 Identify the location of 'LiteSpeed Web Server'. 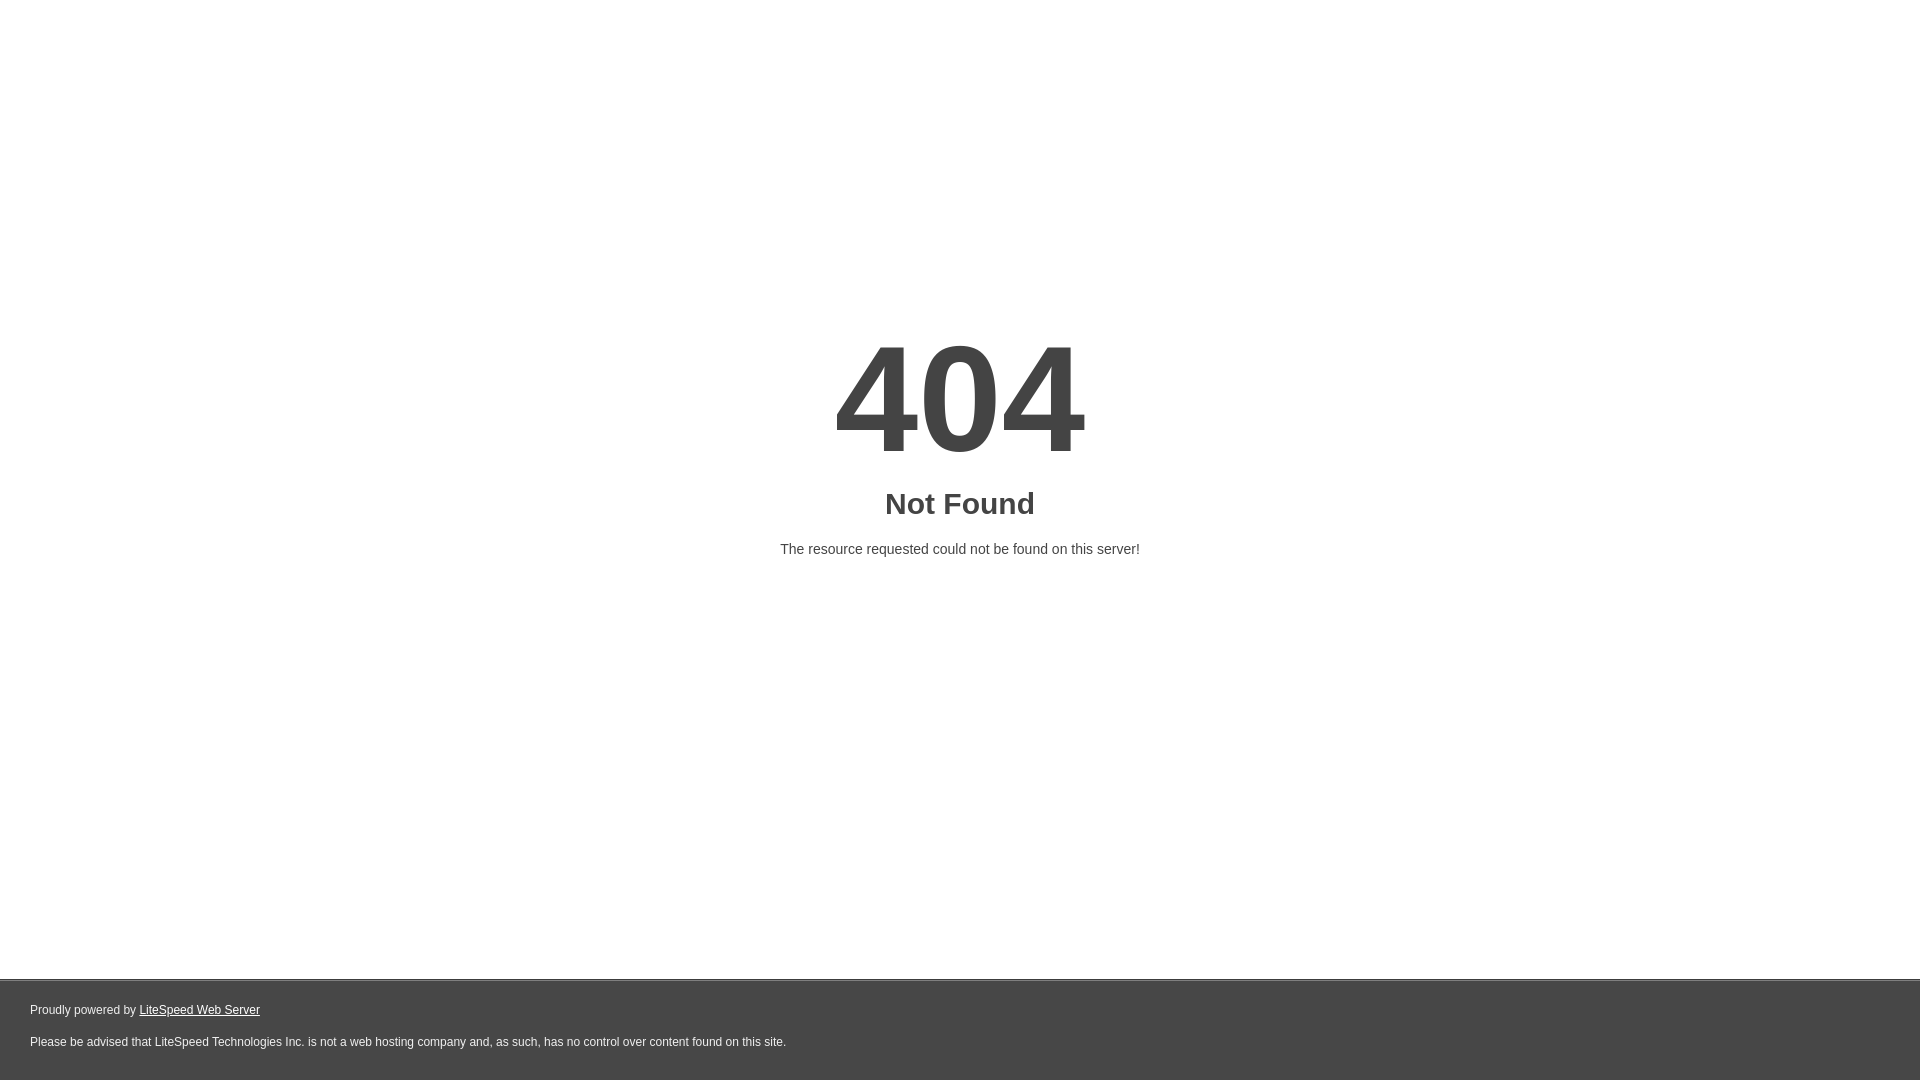
(199, 1010).